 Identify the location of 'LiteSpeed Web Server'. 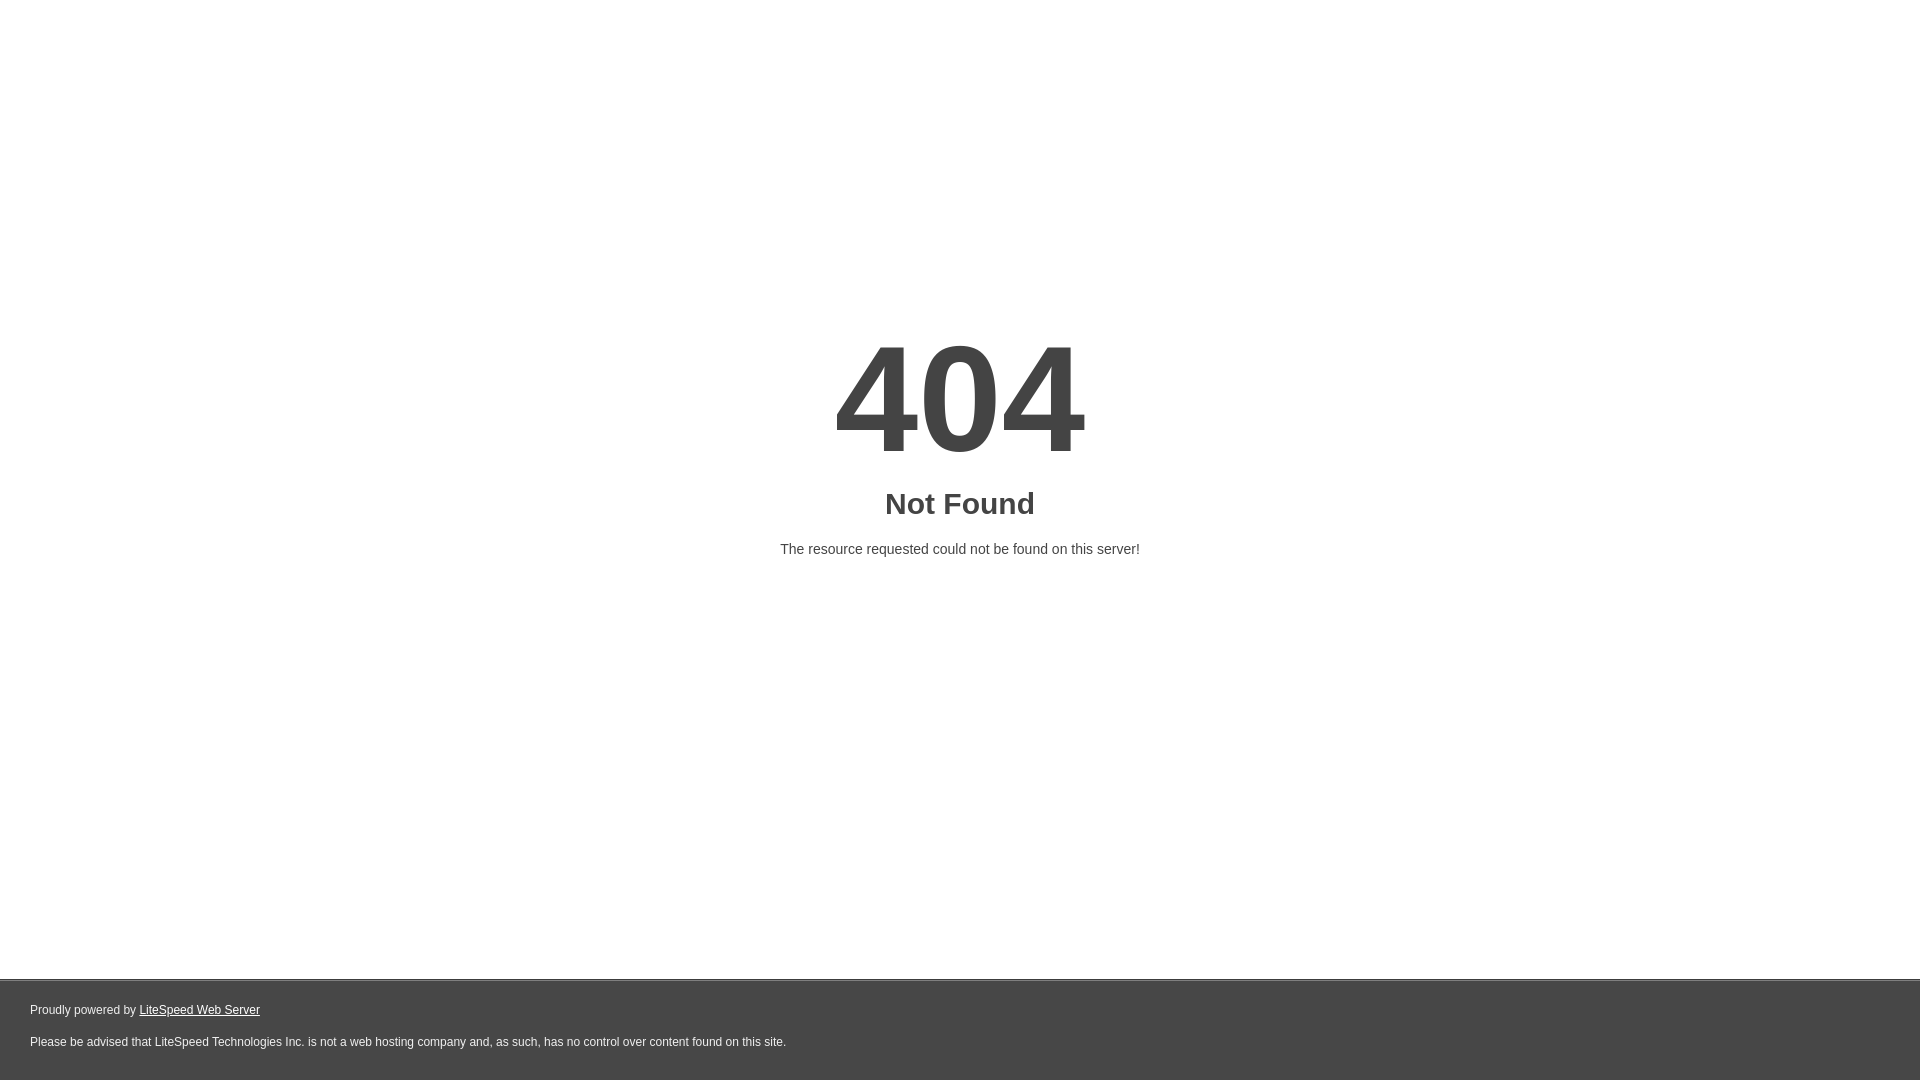
(199, 1010).